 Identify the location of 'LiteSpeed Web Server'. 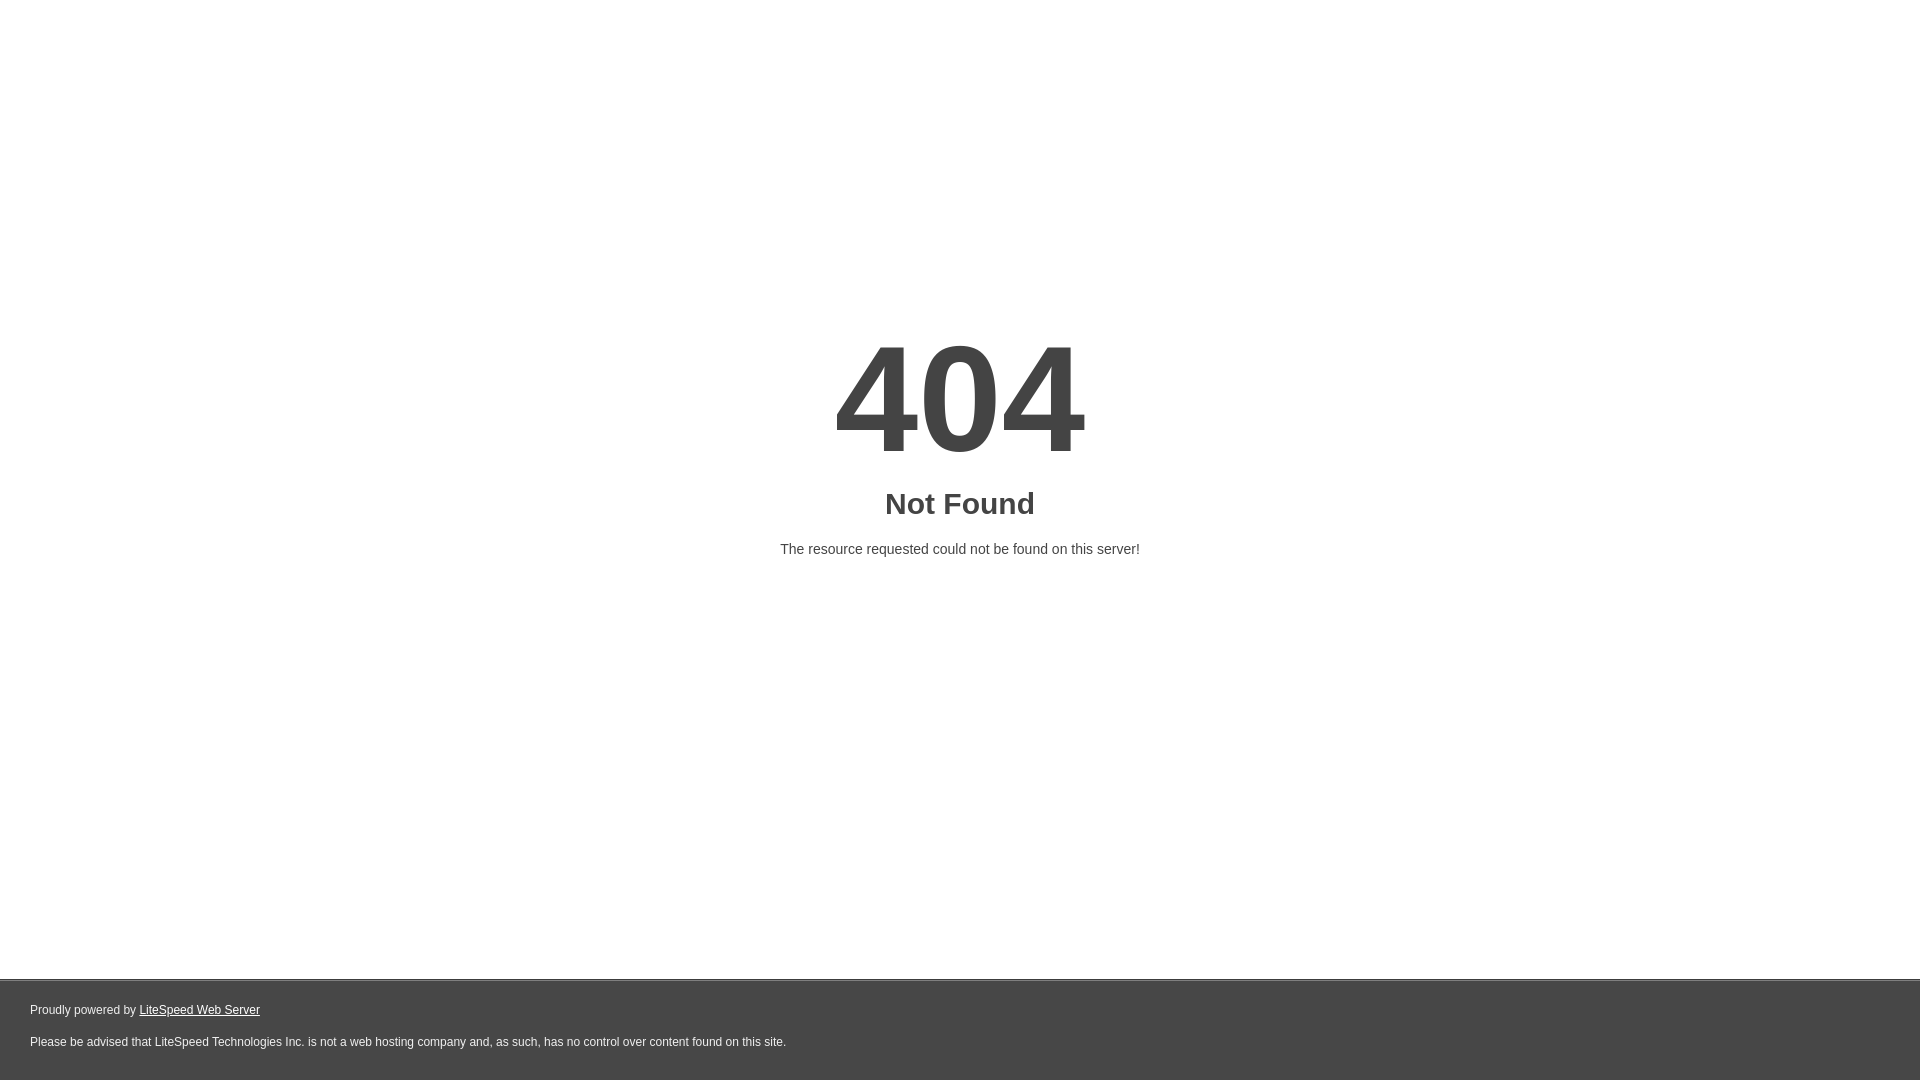
(199, 1010).